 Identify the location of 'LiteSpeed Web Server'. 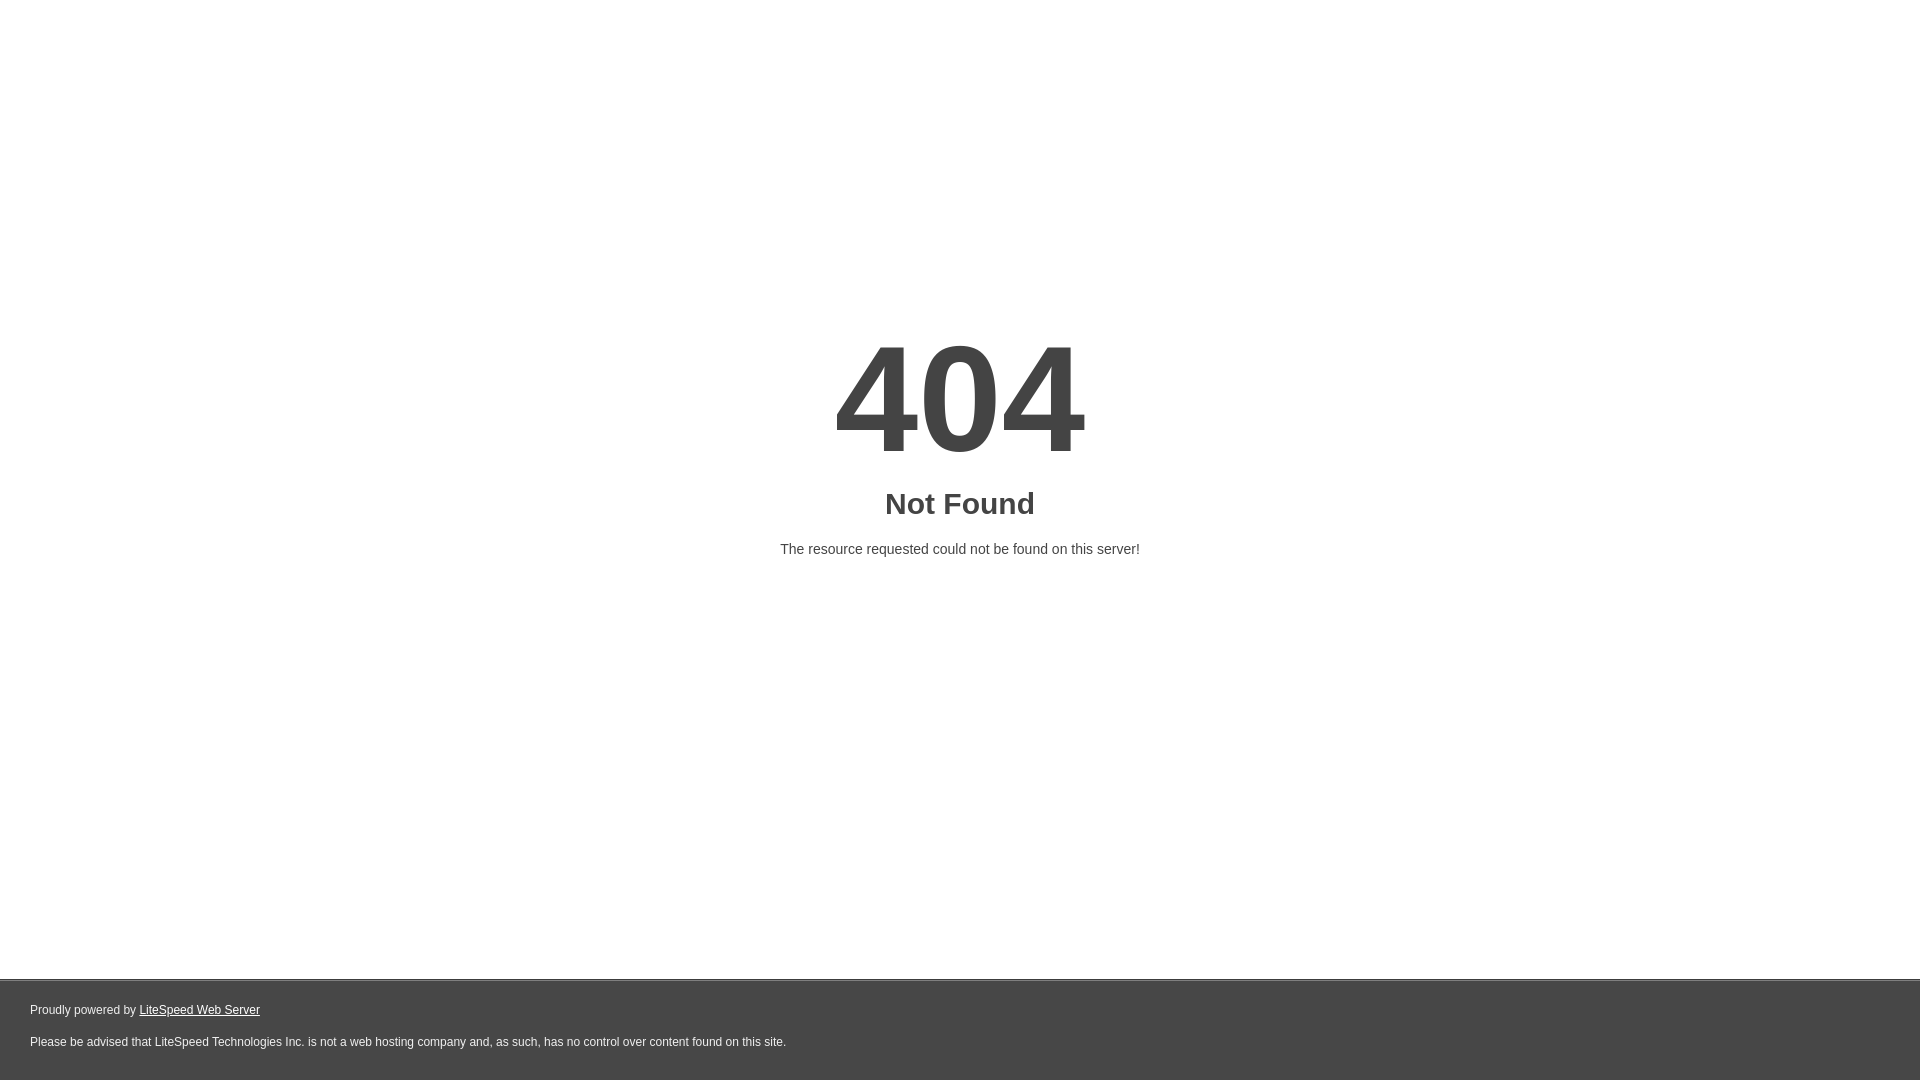
(199, 1010).